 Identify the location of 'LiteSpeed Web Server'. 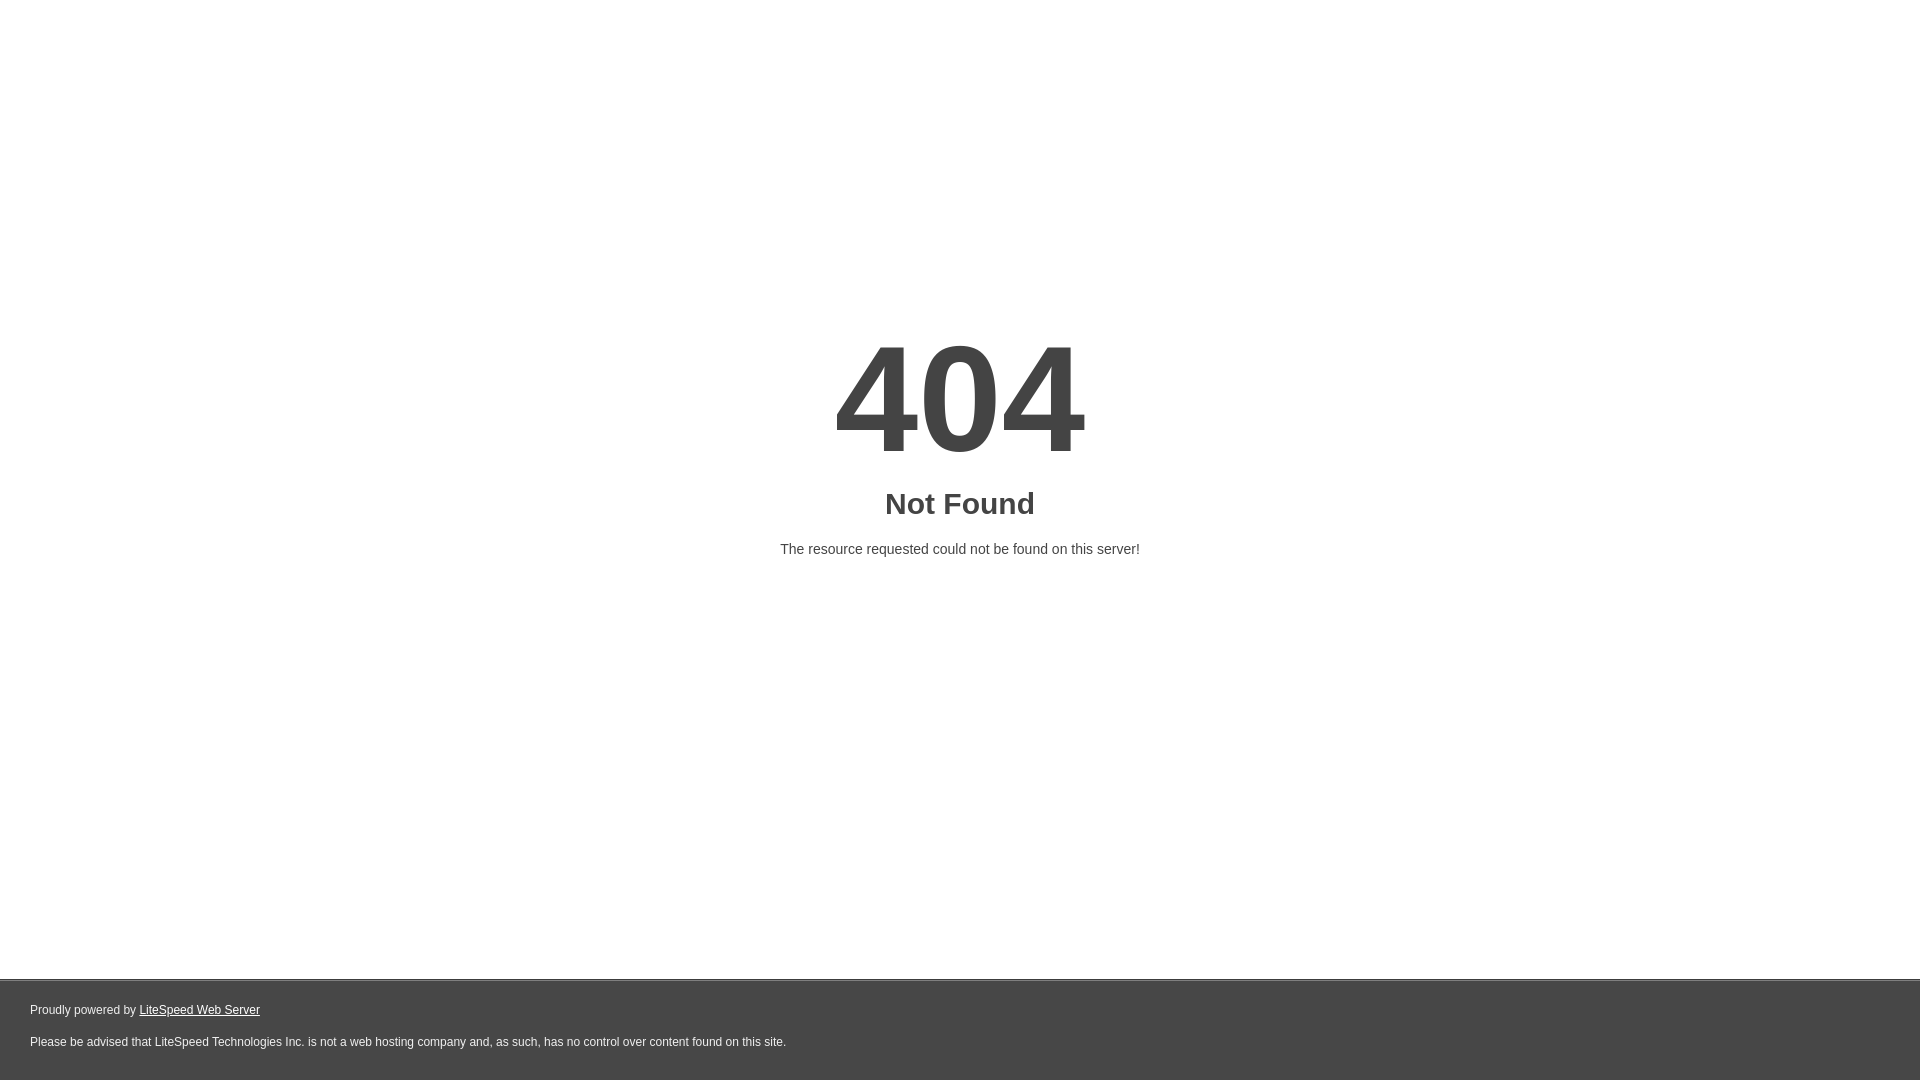
(199, 1010).